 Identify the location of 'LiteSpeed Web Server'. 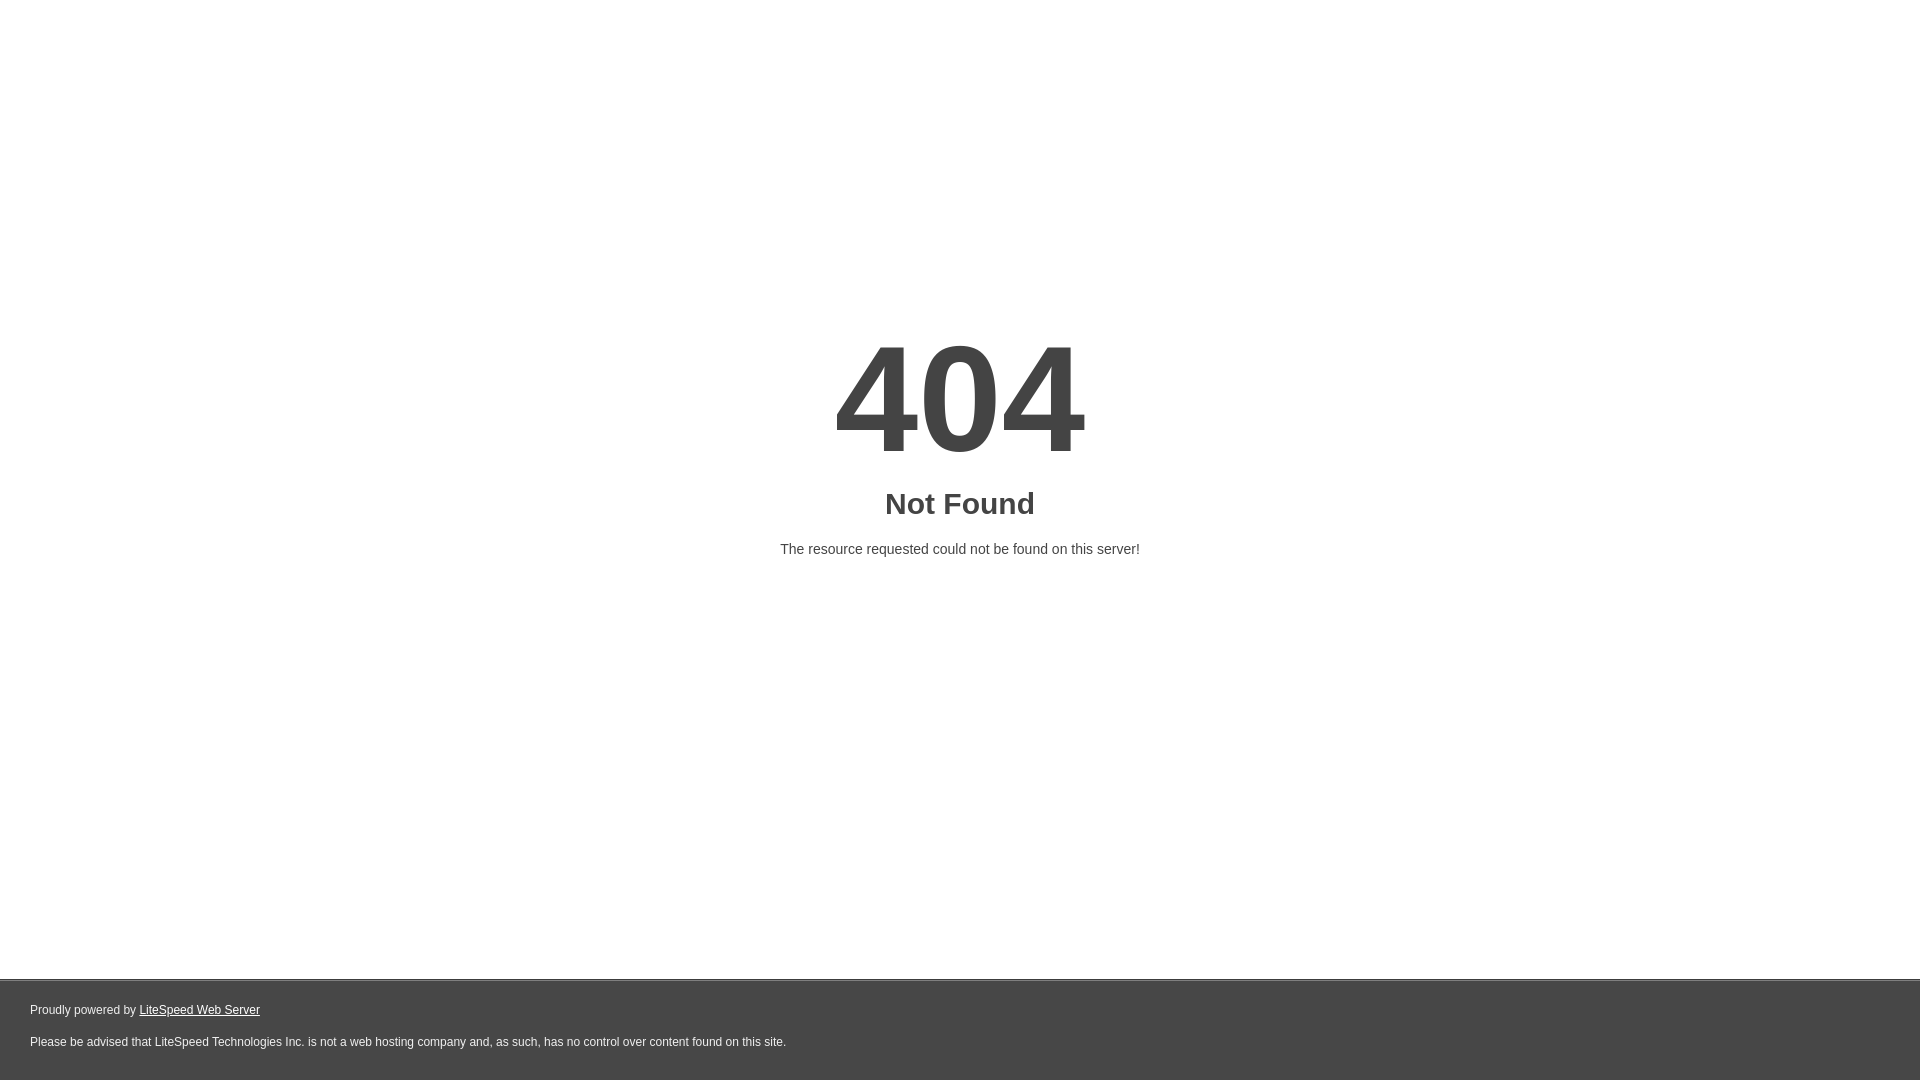
(199, 1010).